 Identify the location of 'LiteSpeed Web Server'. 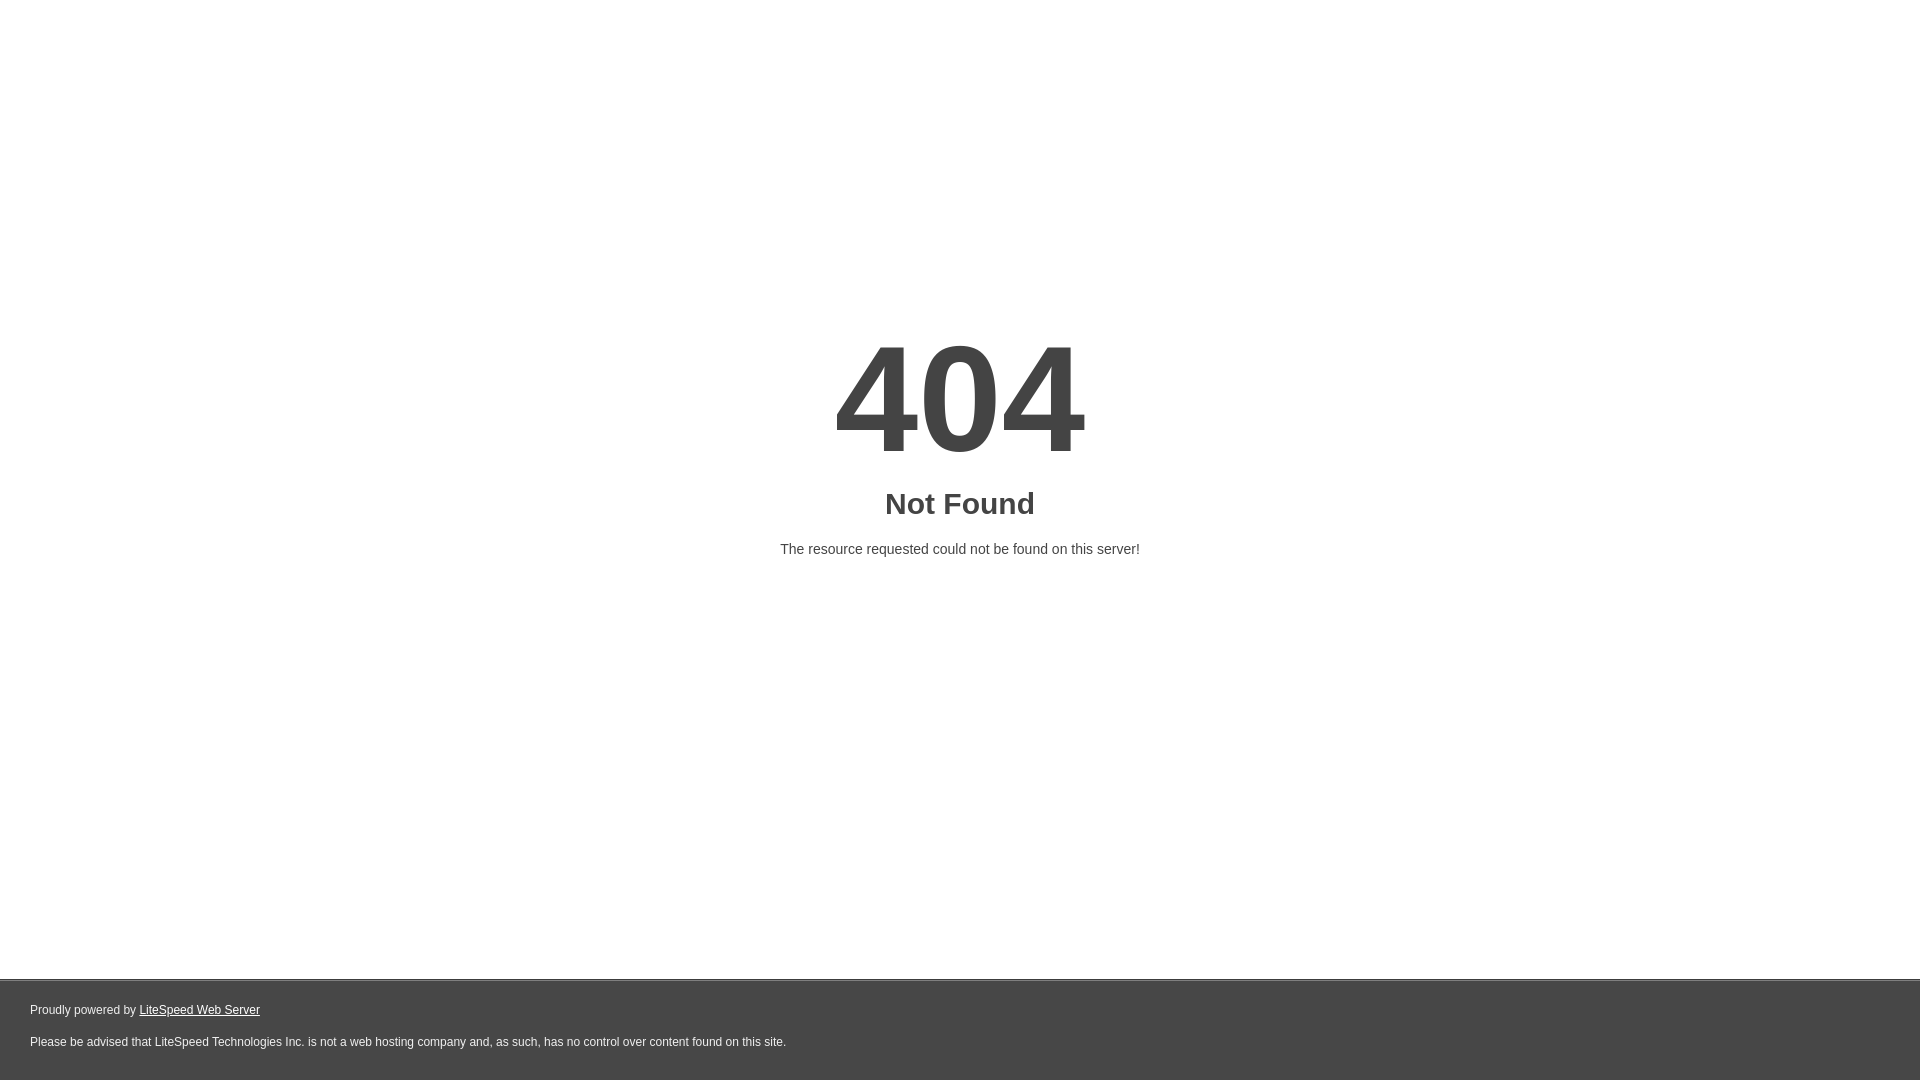
(199, 1010).